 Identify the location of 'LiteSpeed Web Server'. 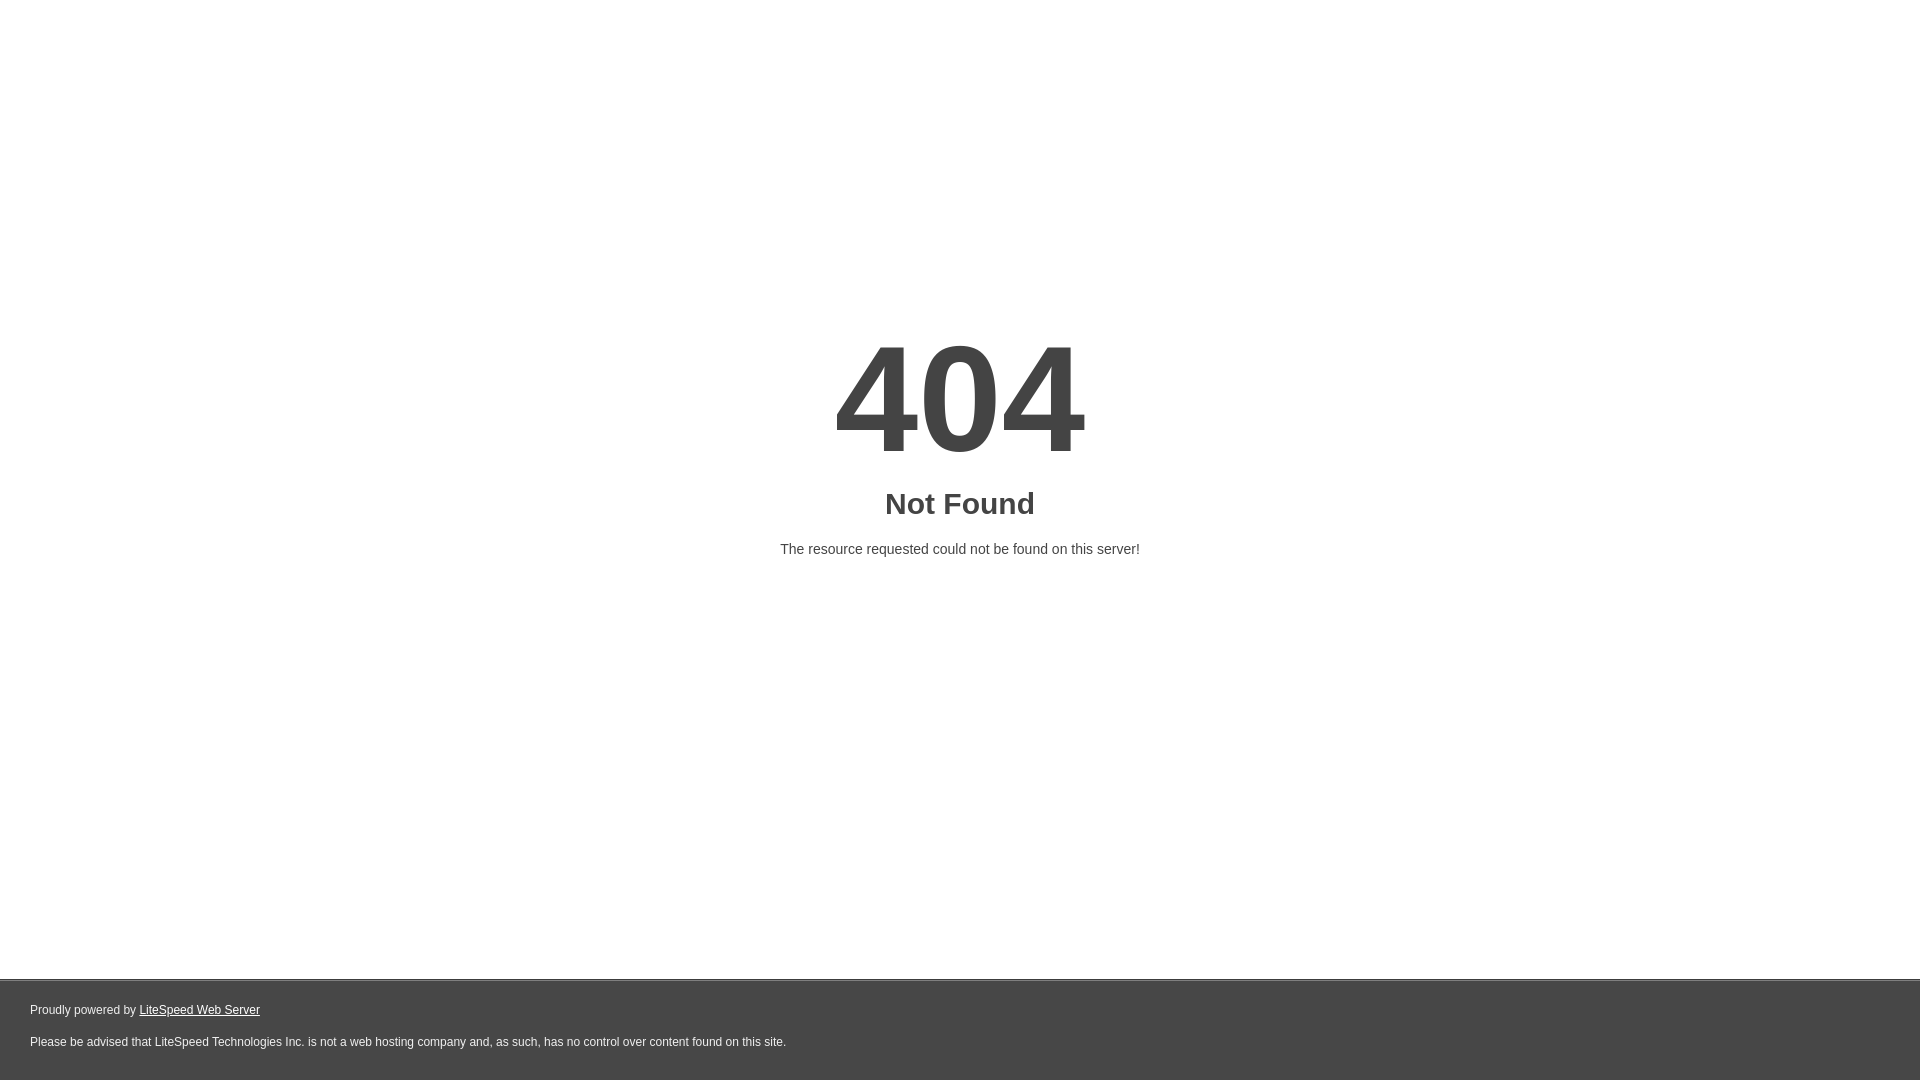
(199, 1010).